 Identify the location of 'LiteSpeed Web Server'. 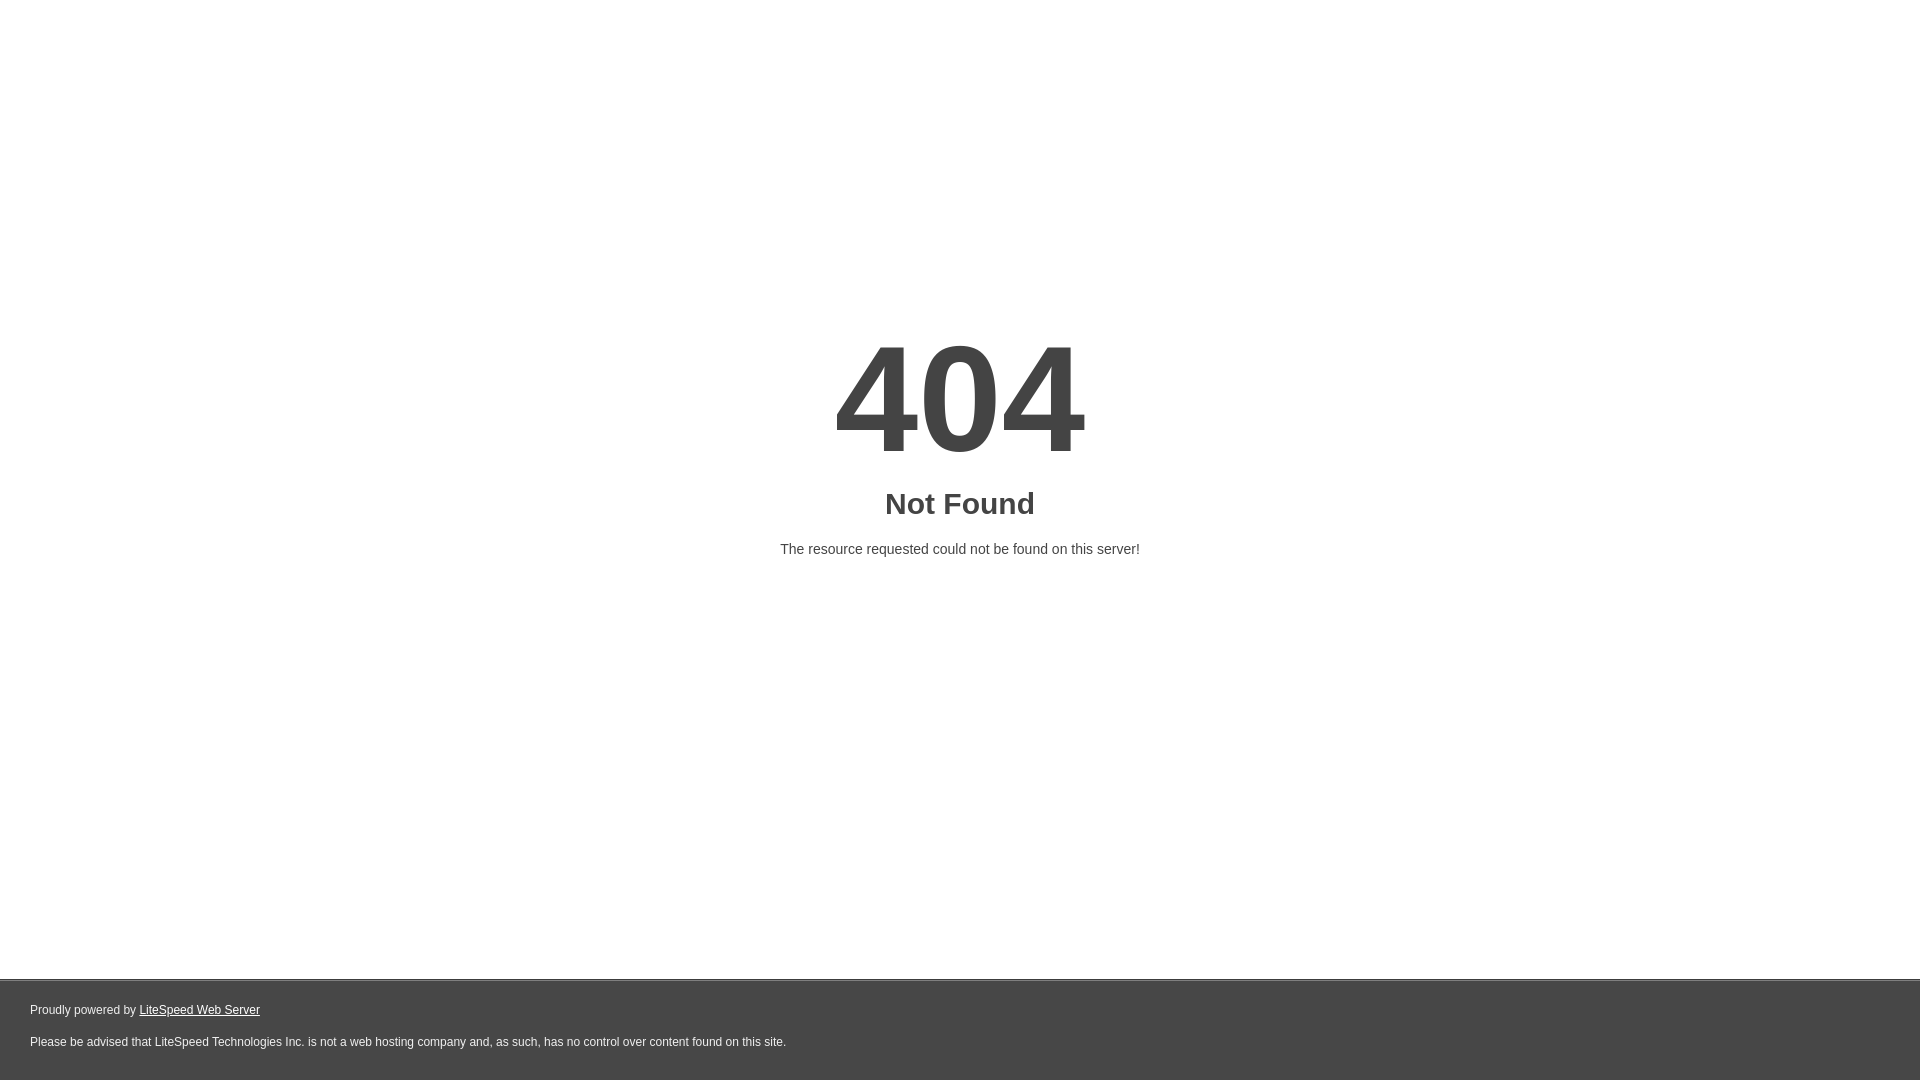
(199, 1010).